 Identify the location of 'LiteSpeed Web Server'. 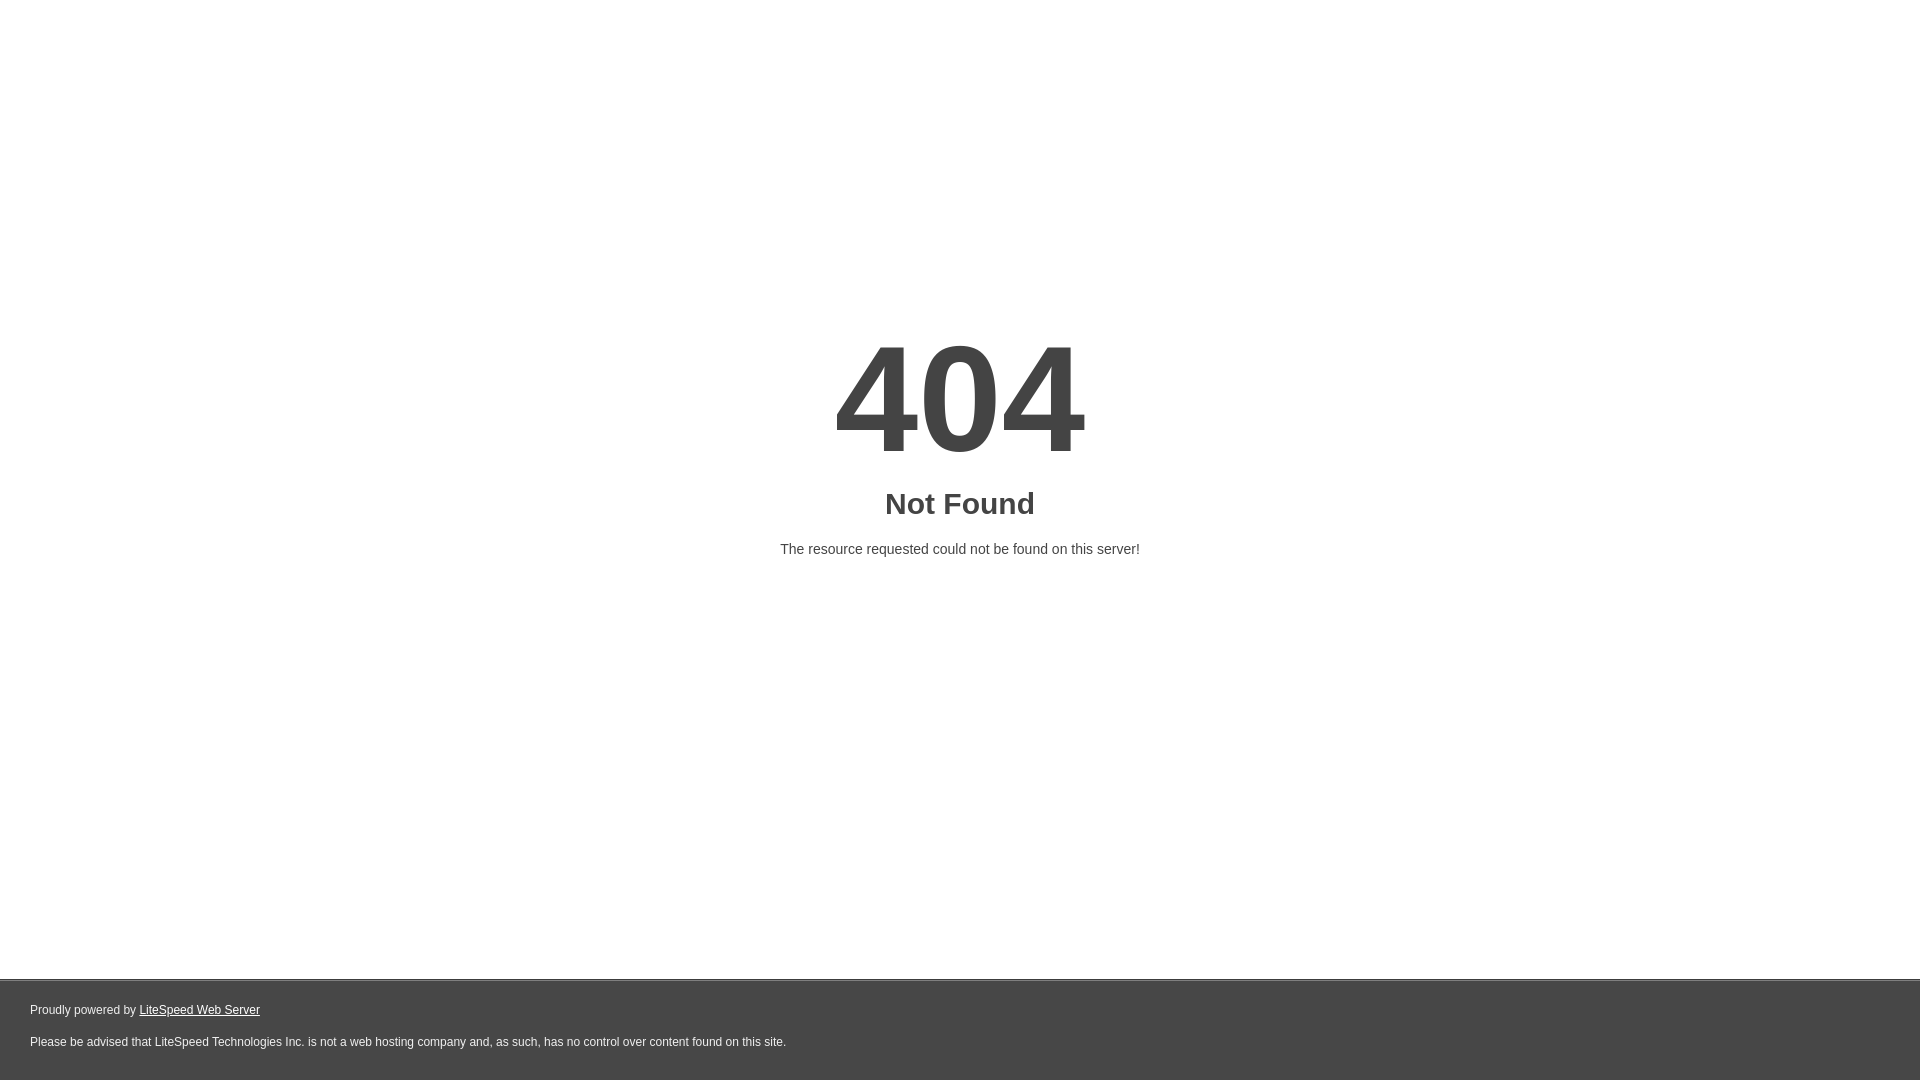
(199, 1010).